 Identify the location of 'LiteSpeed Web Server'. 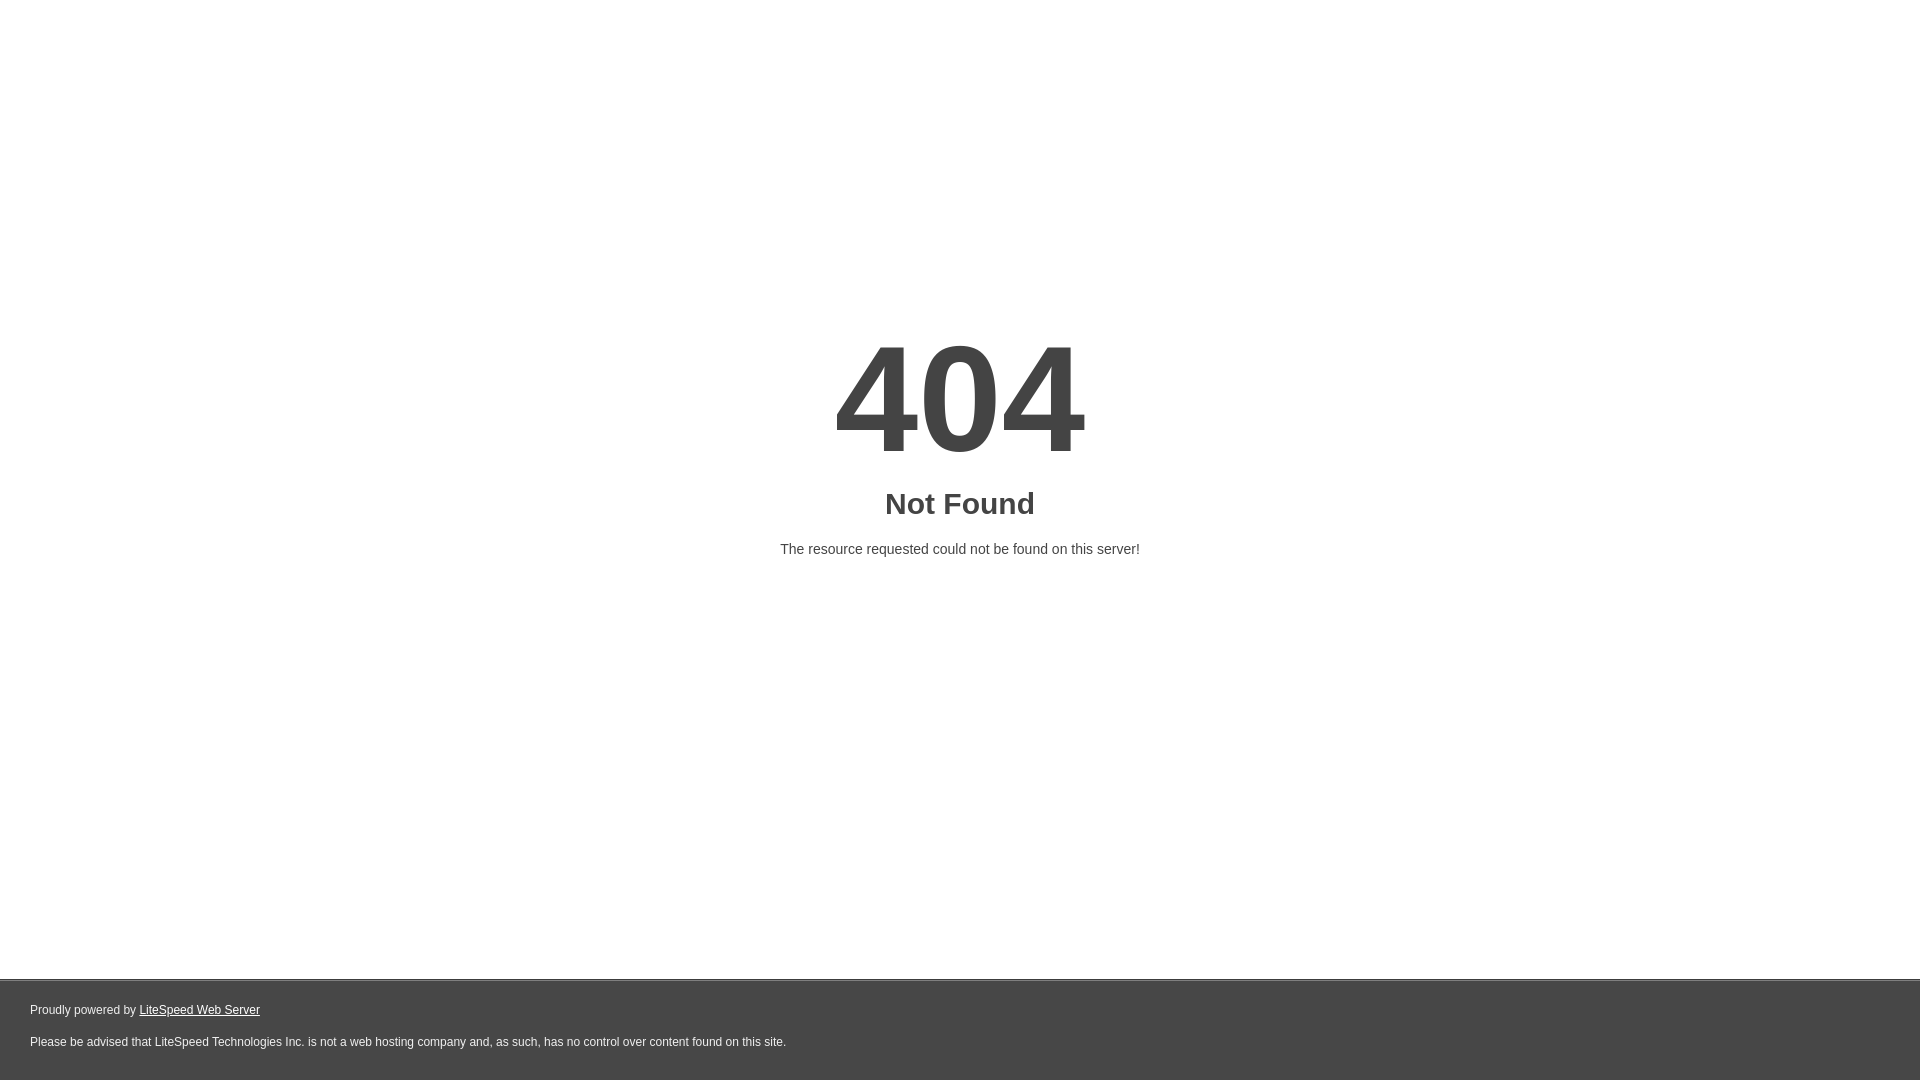
(199, 1010).